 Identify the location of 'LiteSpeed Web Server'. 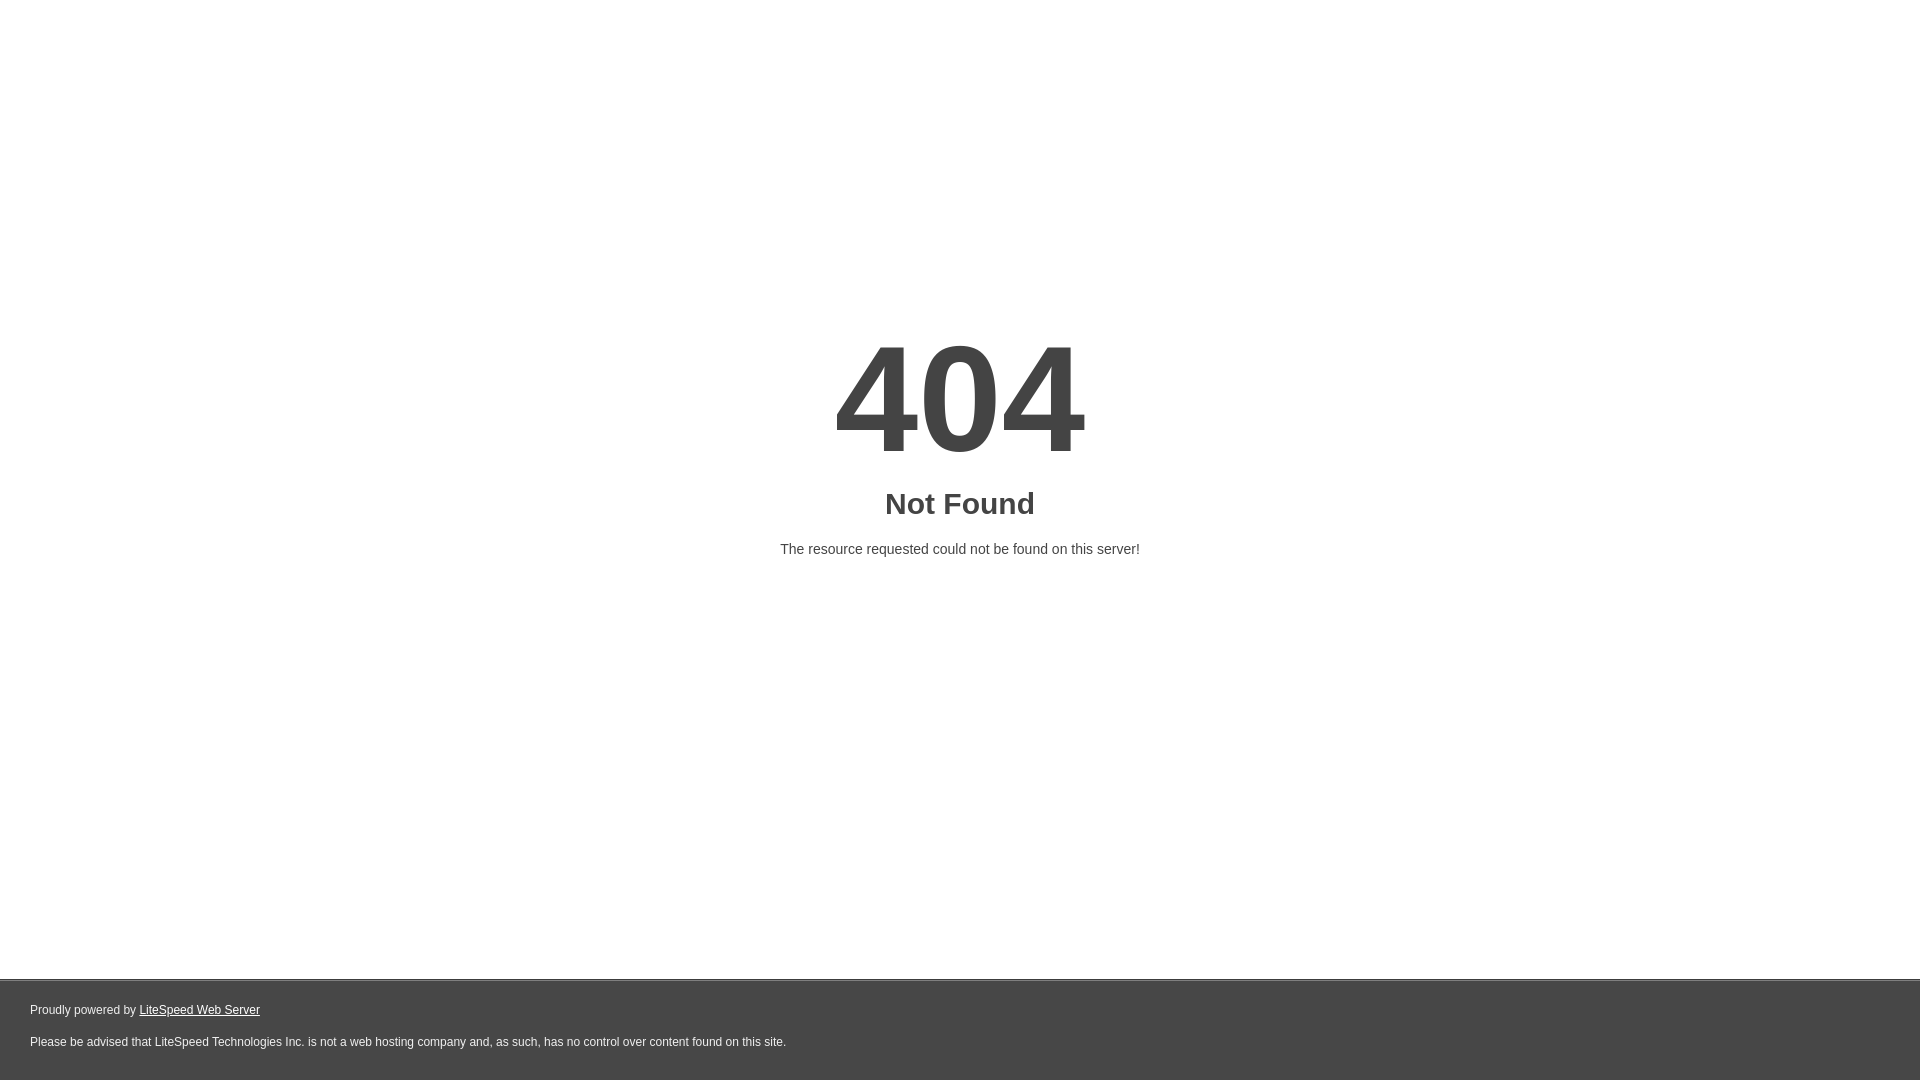
(199, 1010).